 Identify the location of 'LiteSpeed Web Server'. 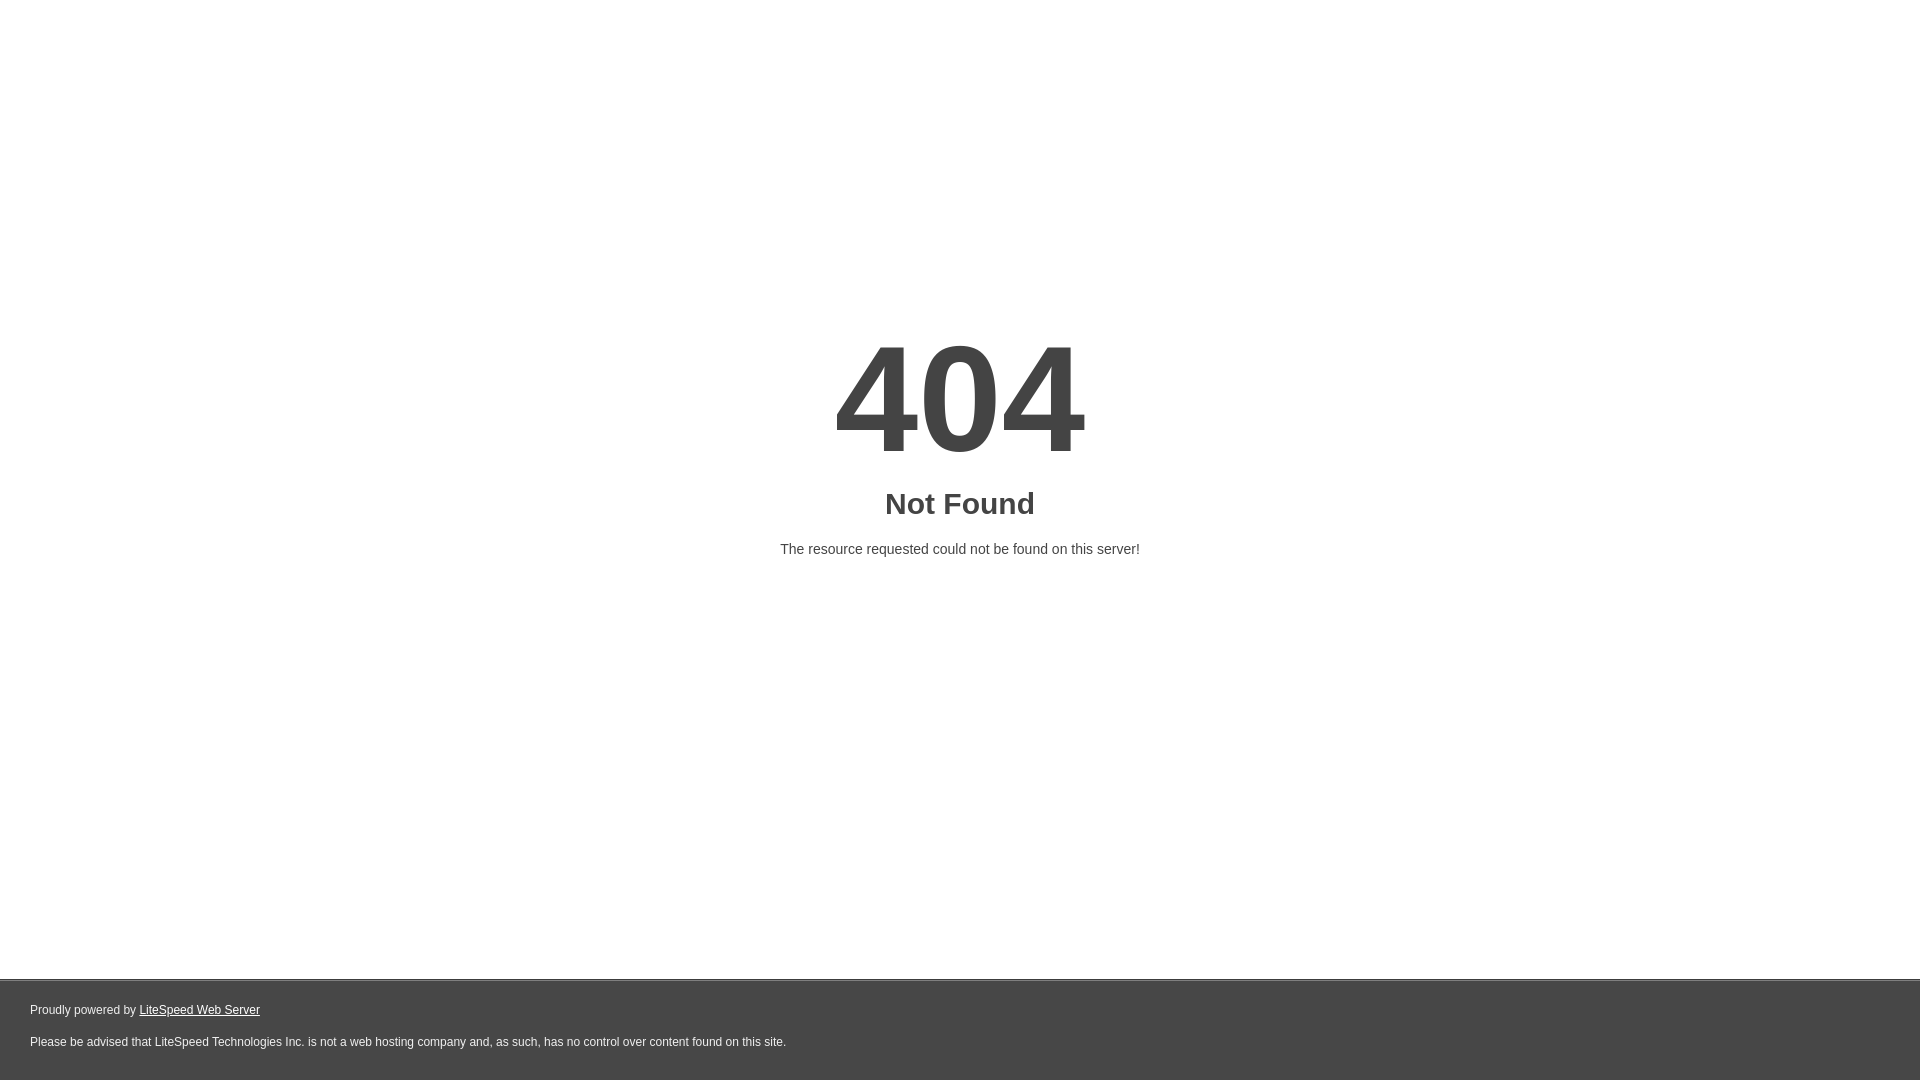
(199, 1010).